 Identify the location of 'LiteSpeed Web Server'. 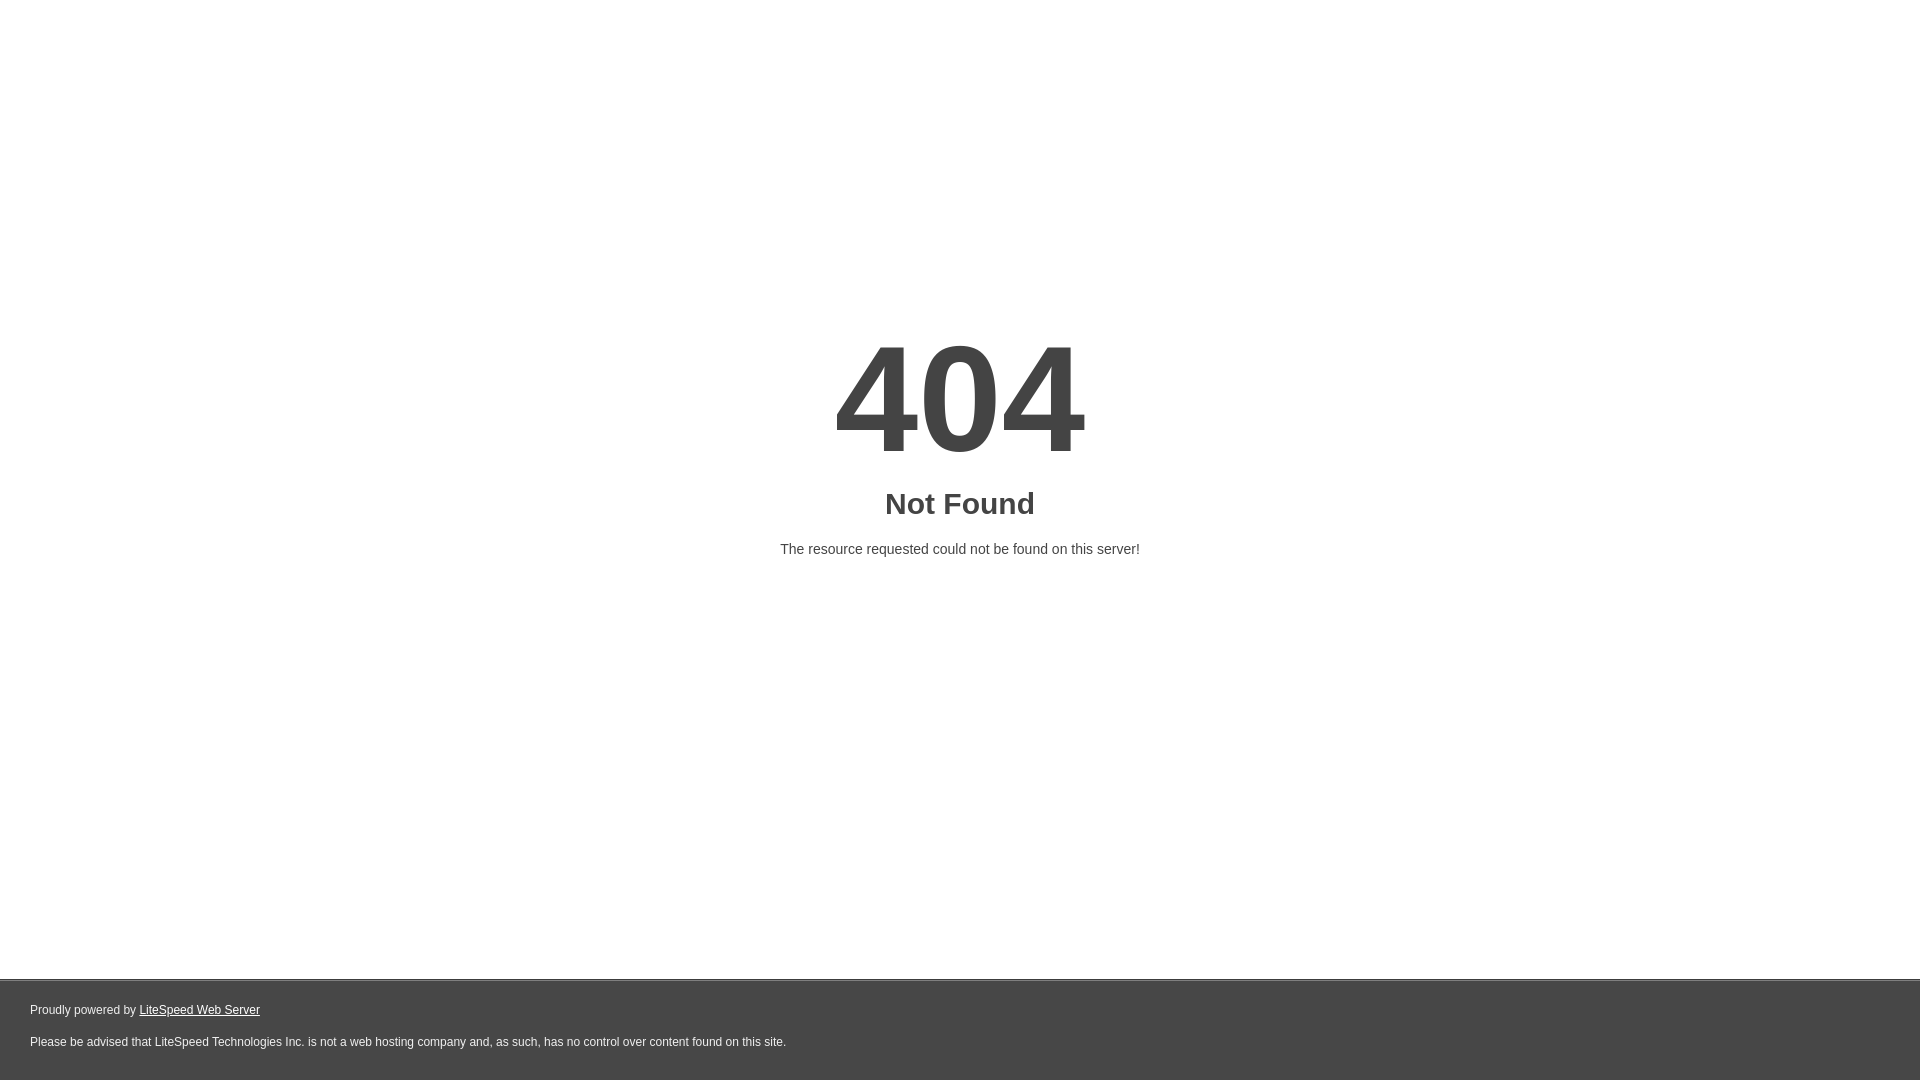
(199, 1010).